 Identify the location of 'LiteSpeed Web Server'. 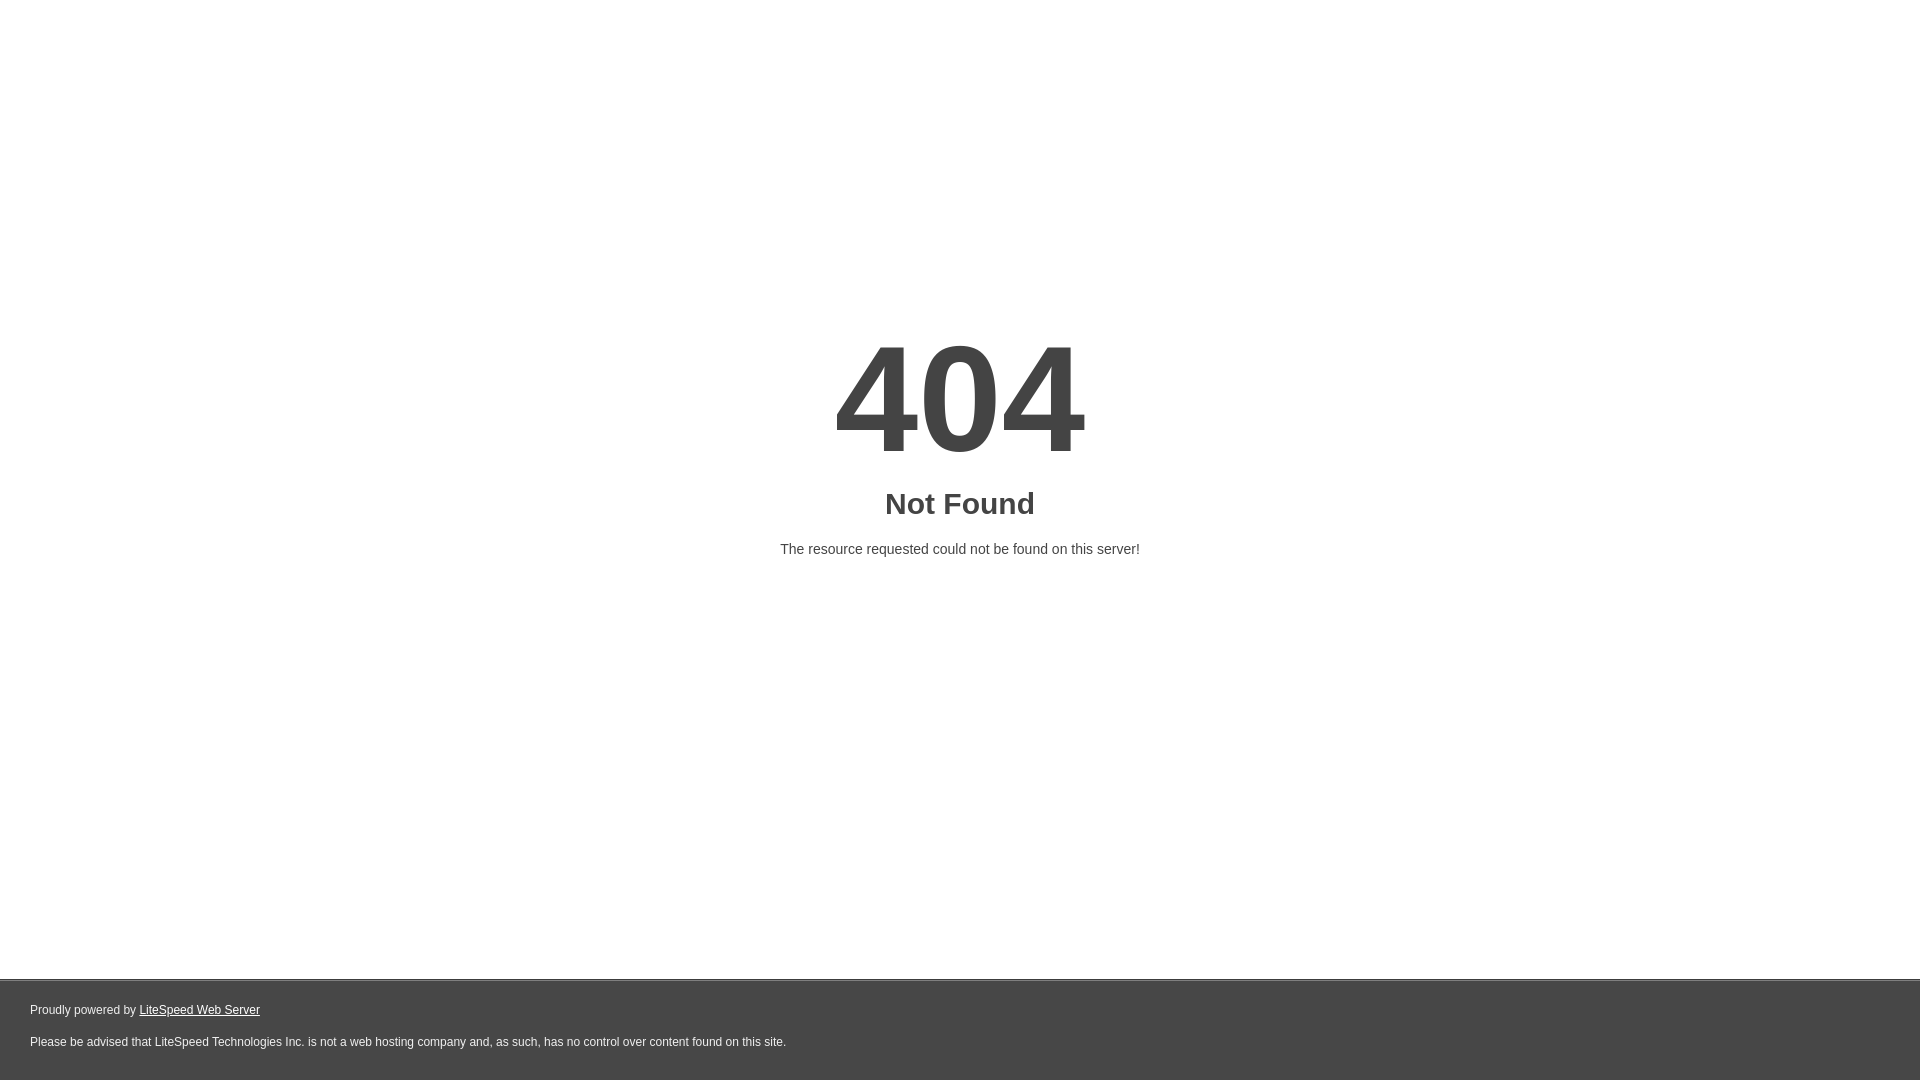
(199, 1010).